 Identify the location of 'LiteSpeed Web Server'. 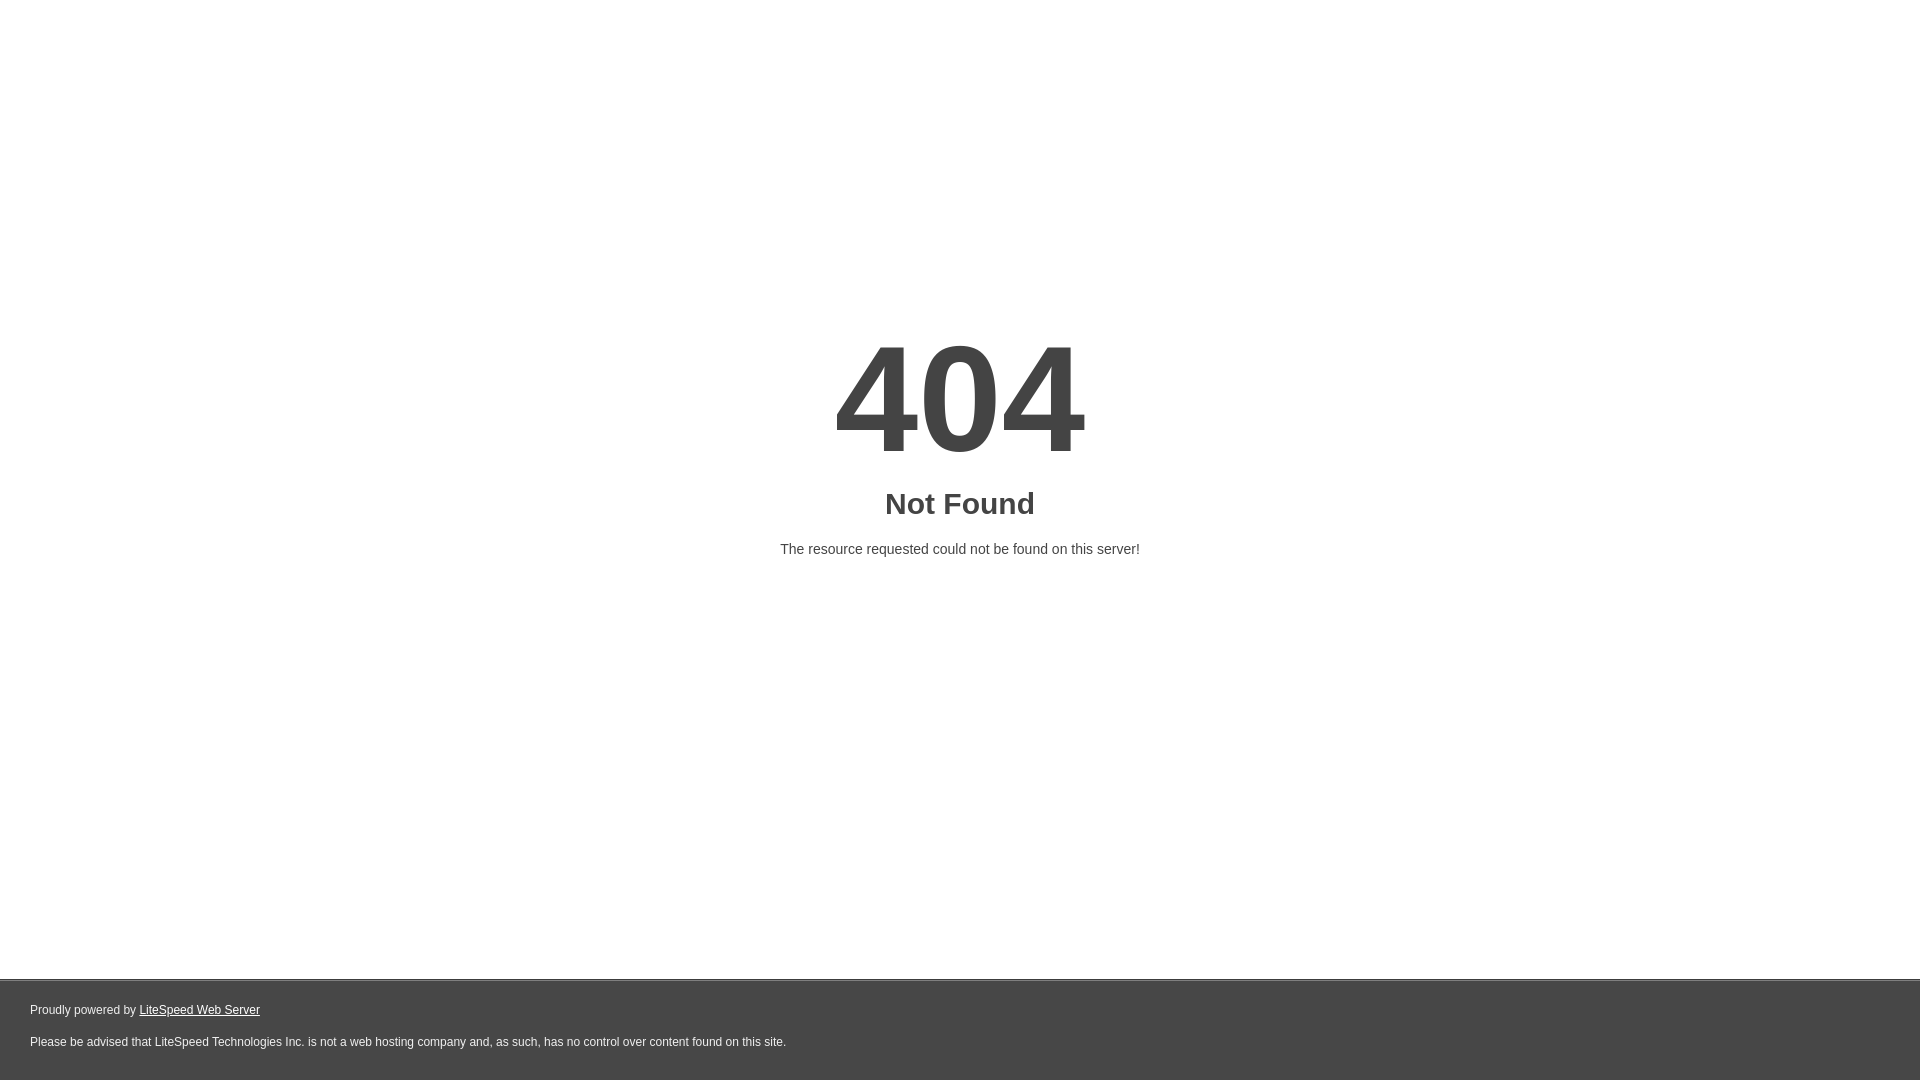
(199, 1010).